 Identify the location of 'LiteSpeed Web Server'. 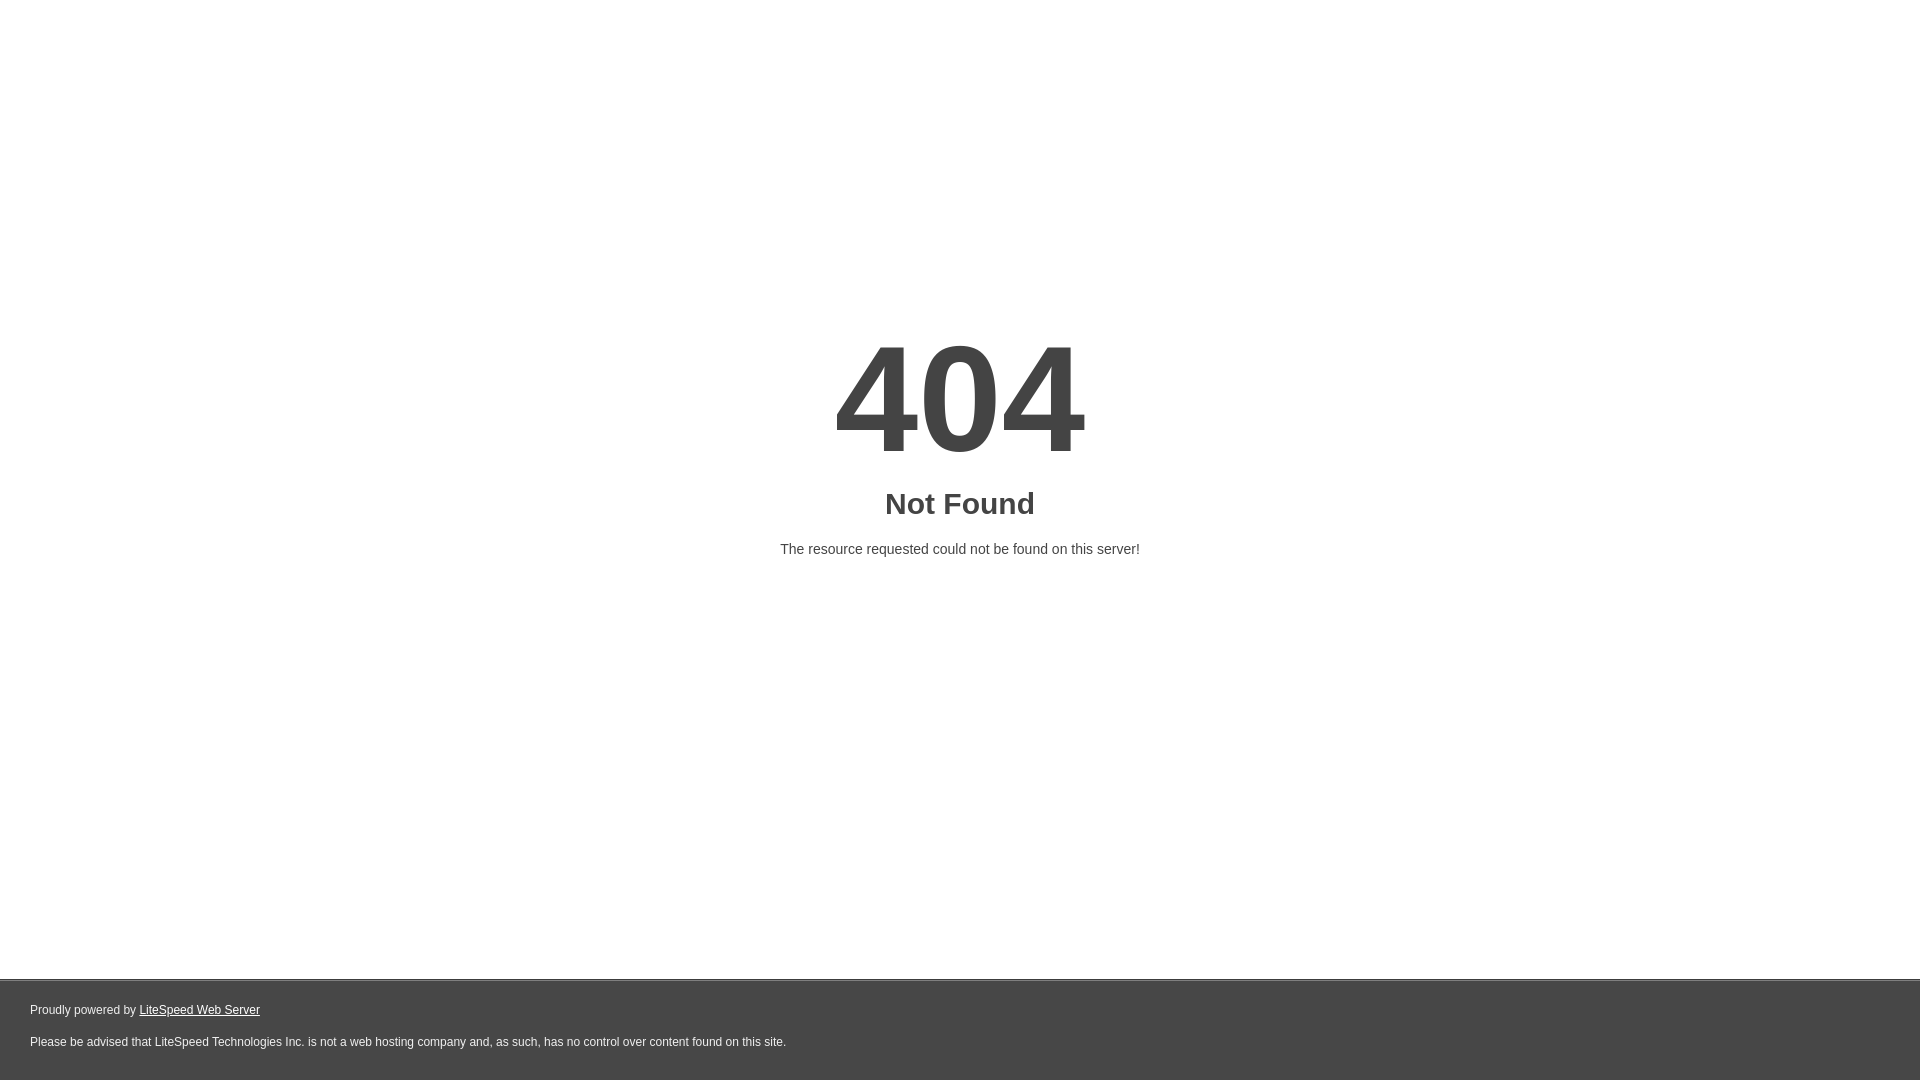
(199, 1010).